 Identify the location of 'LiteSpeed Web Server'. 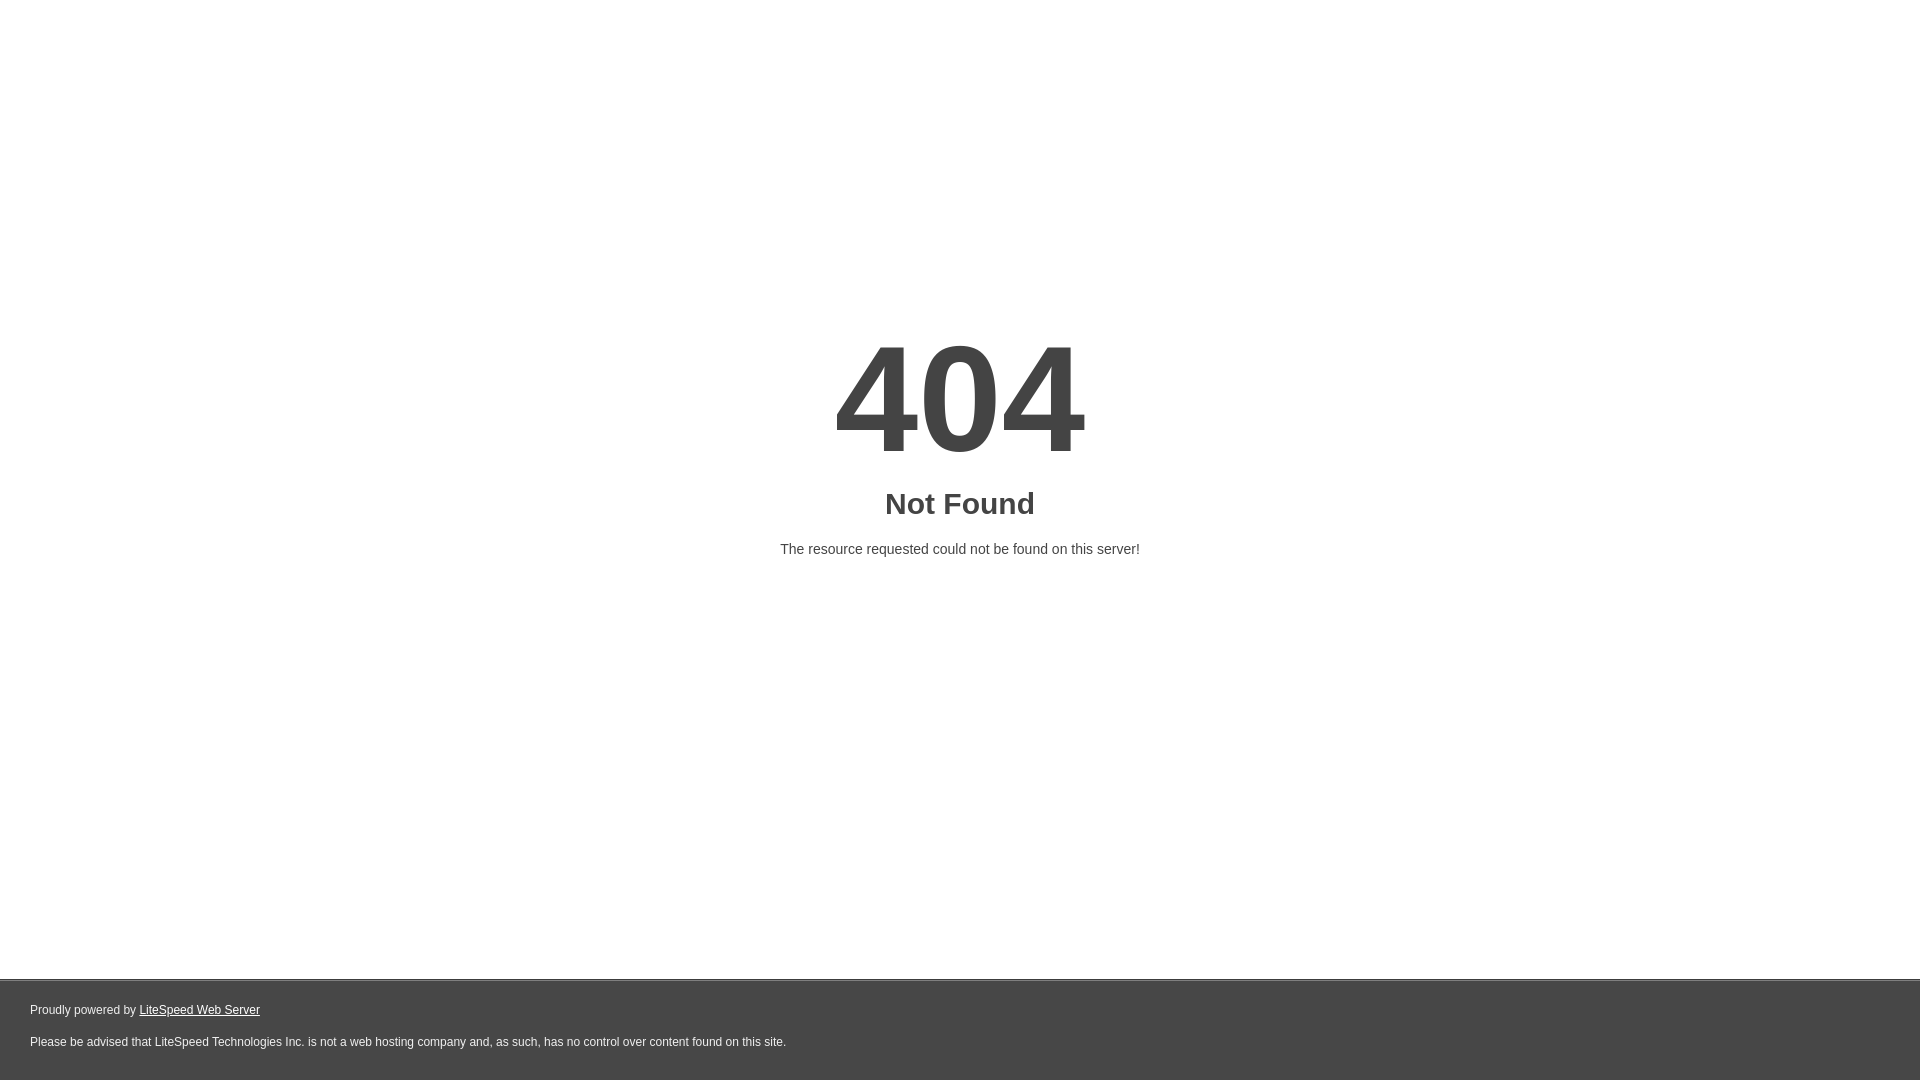
(199, 1010).